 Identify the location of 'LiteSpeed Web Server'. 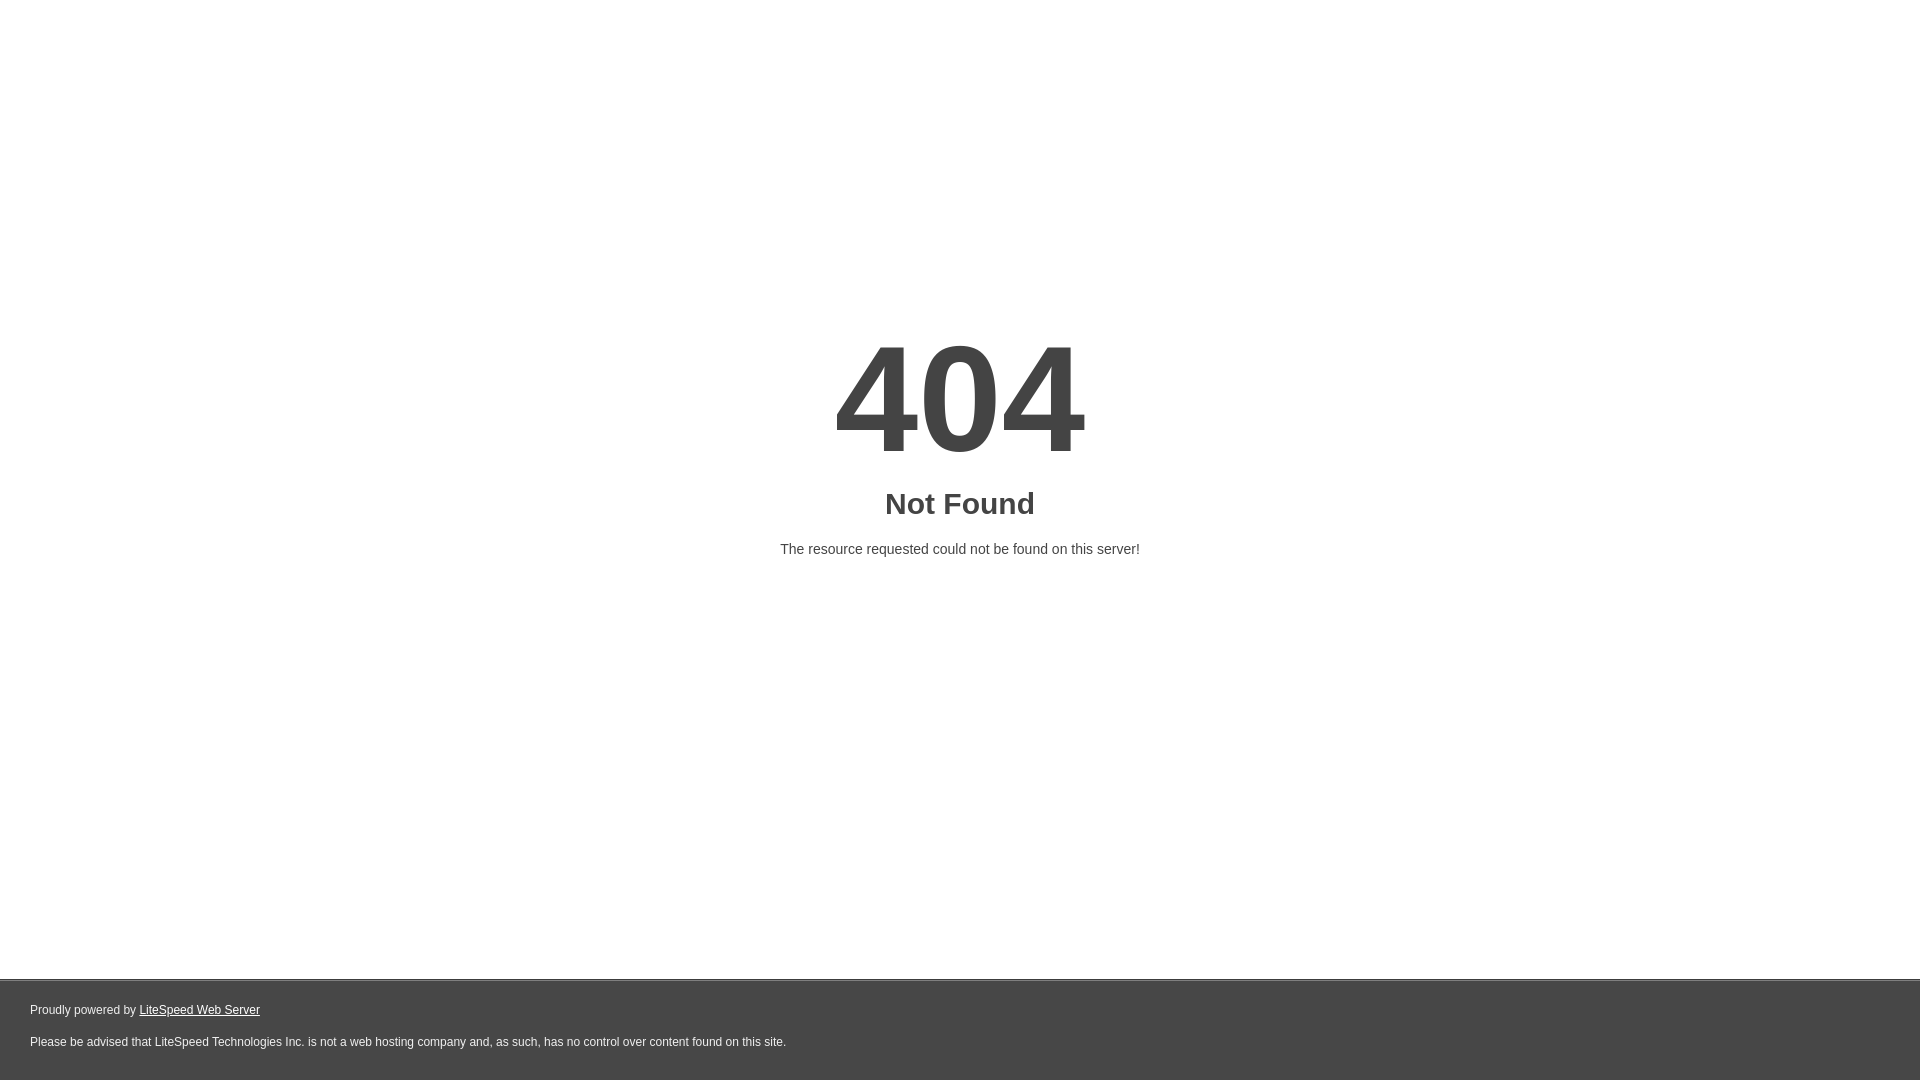
(199, 1010).